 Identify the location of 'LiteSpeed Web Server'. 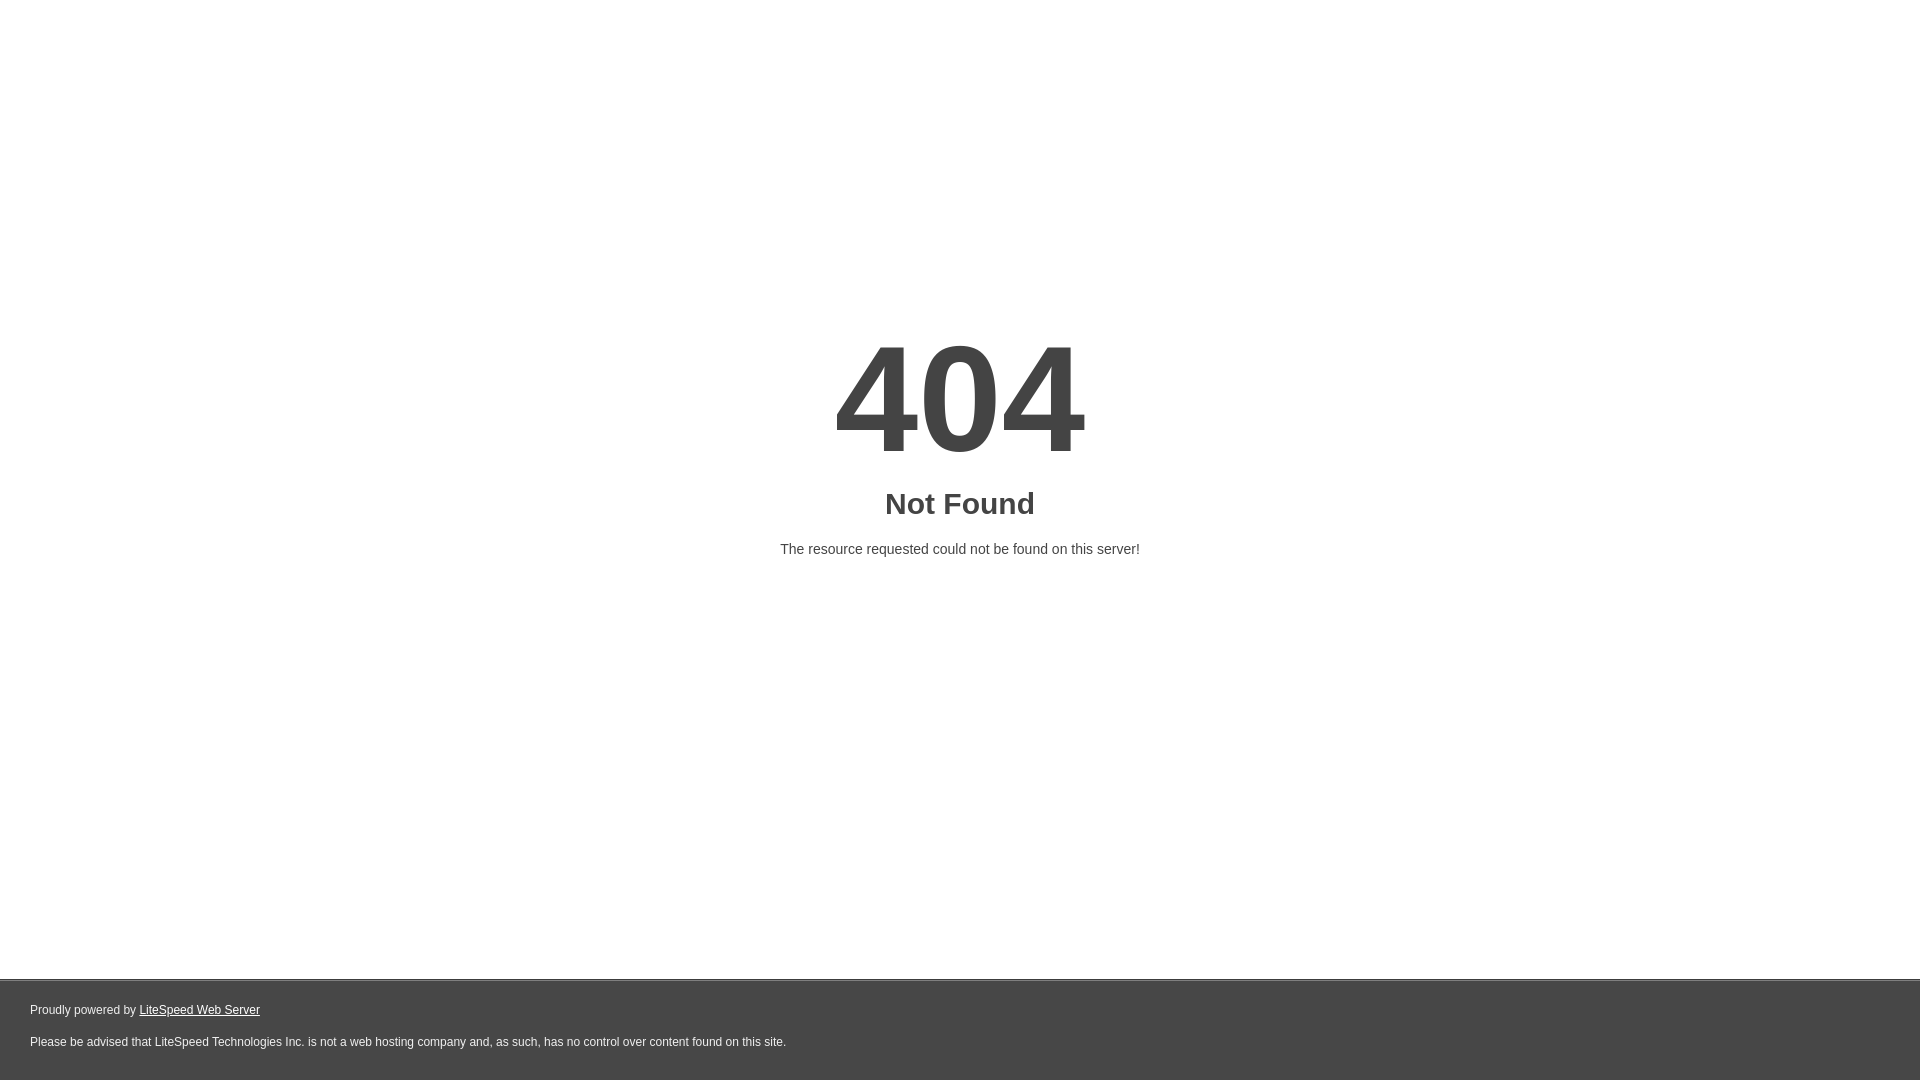
(199, 1010).